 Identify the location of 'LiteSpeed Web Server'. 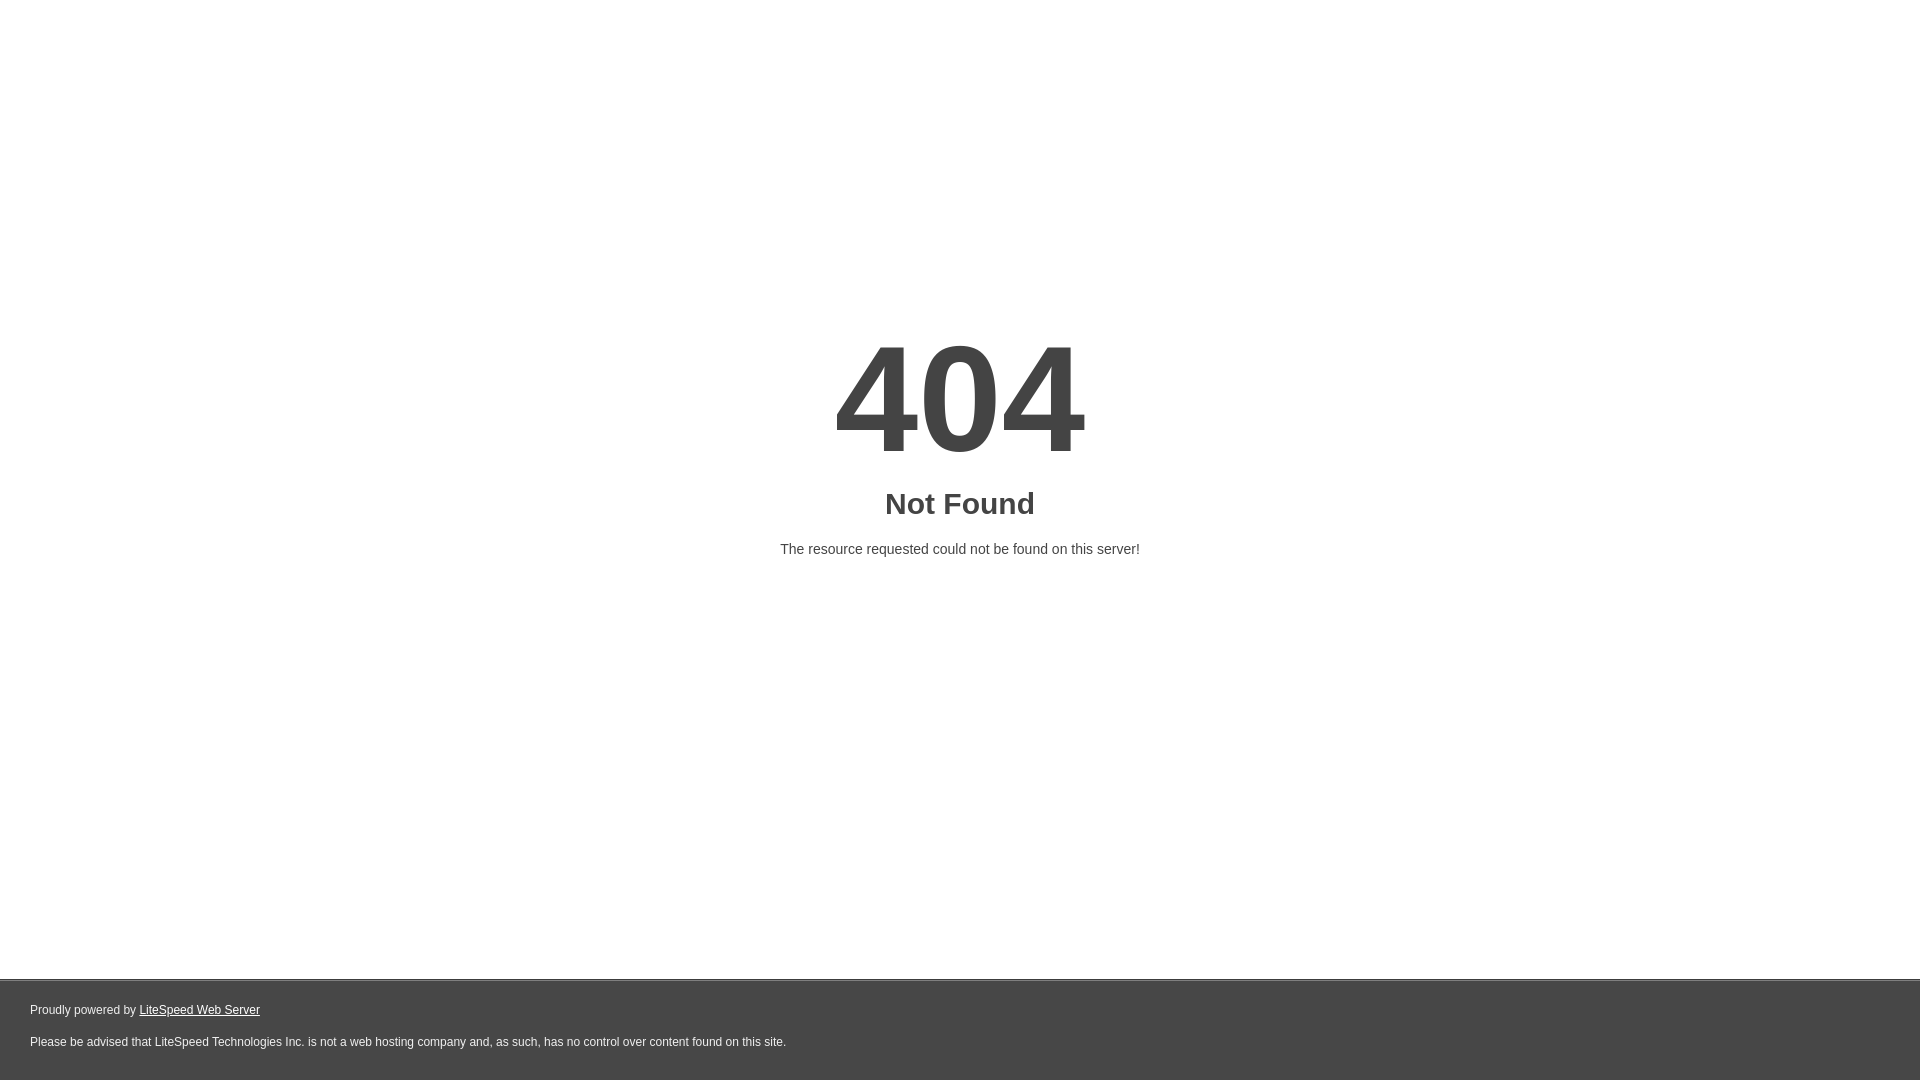
(199, 1010).